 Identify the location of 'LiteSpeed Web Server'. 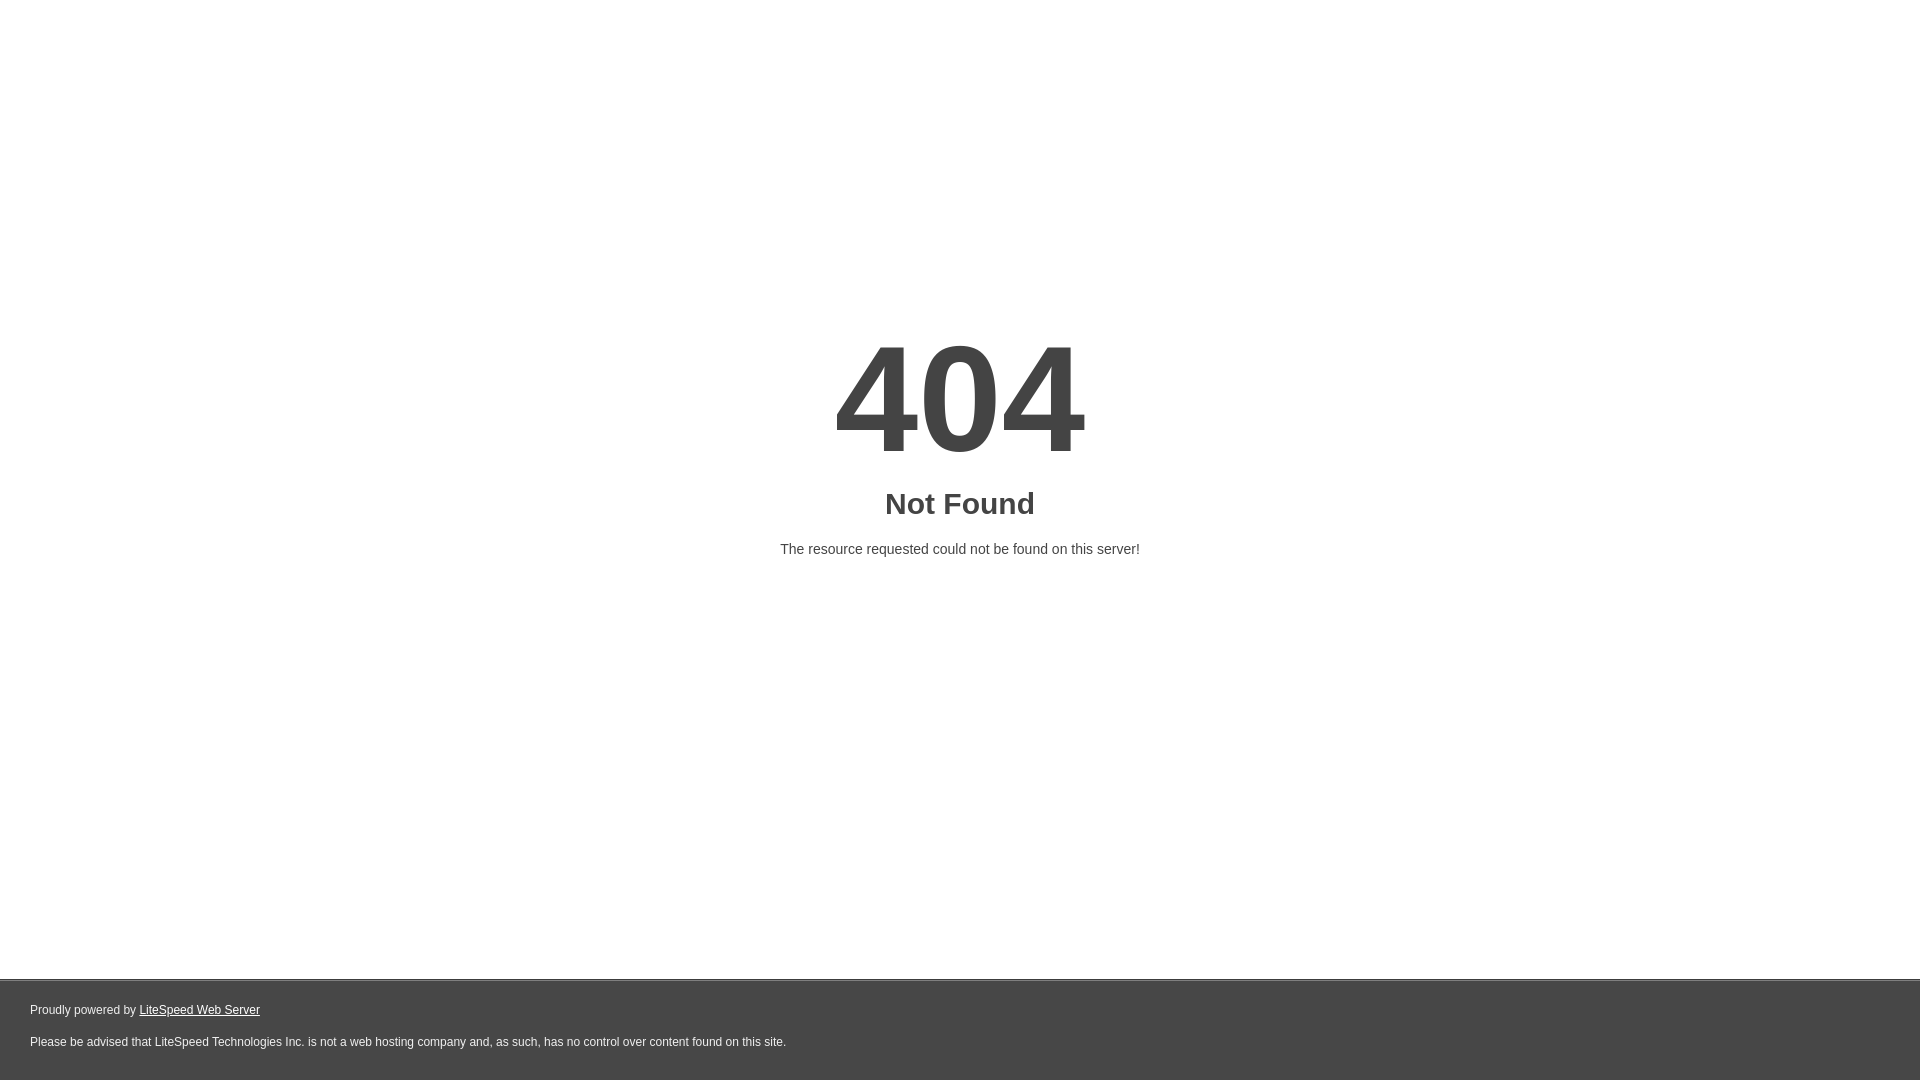
(199, 1010).